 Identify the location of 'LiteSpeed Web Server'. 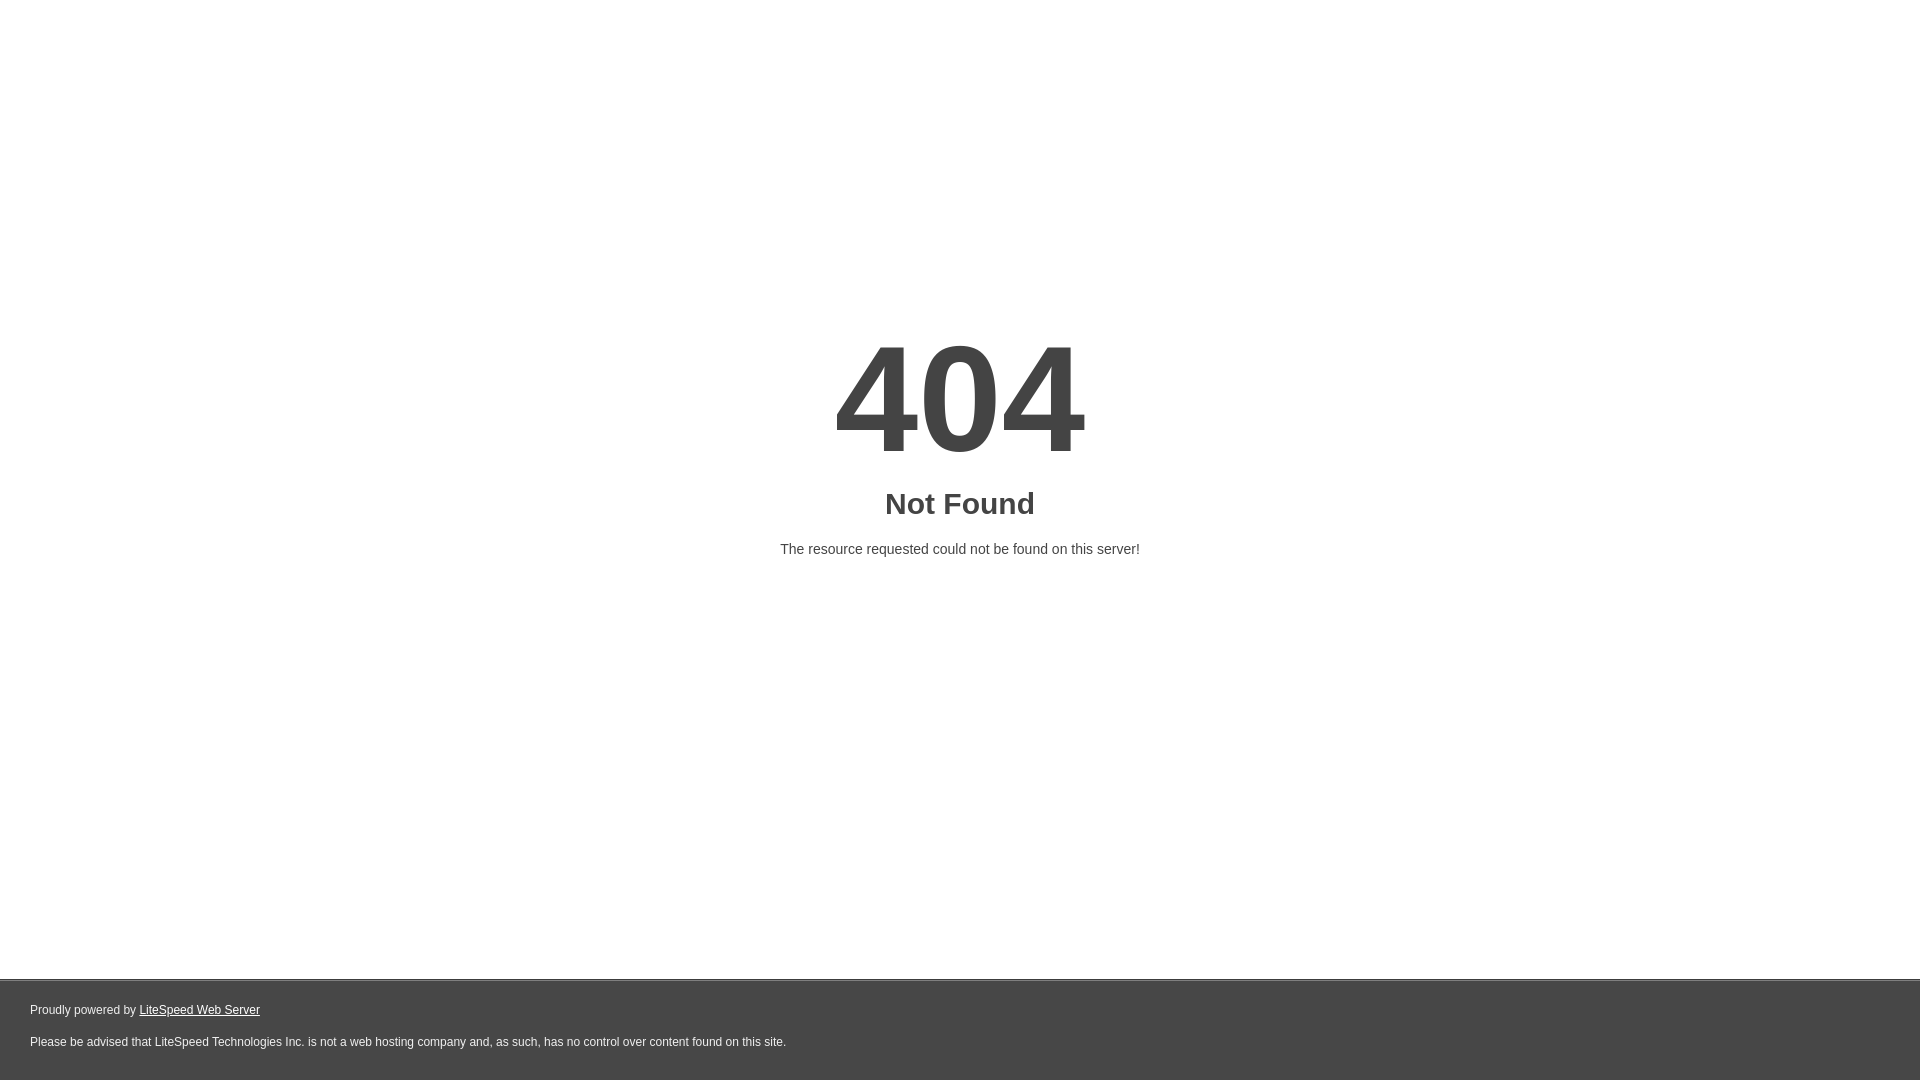
(199, 1010).